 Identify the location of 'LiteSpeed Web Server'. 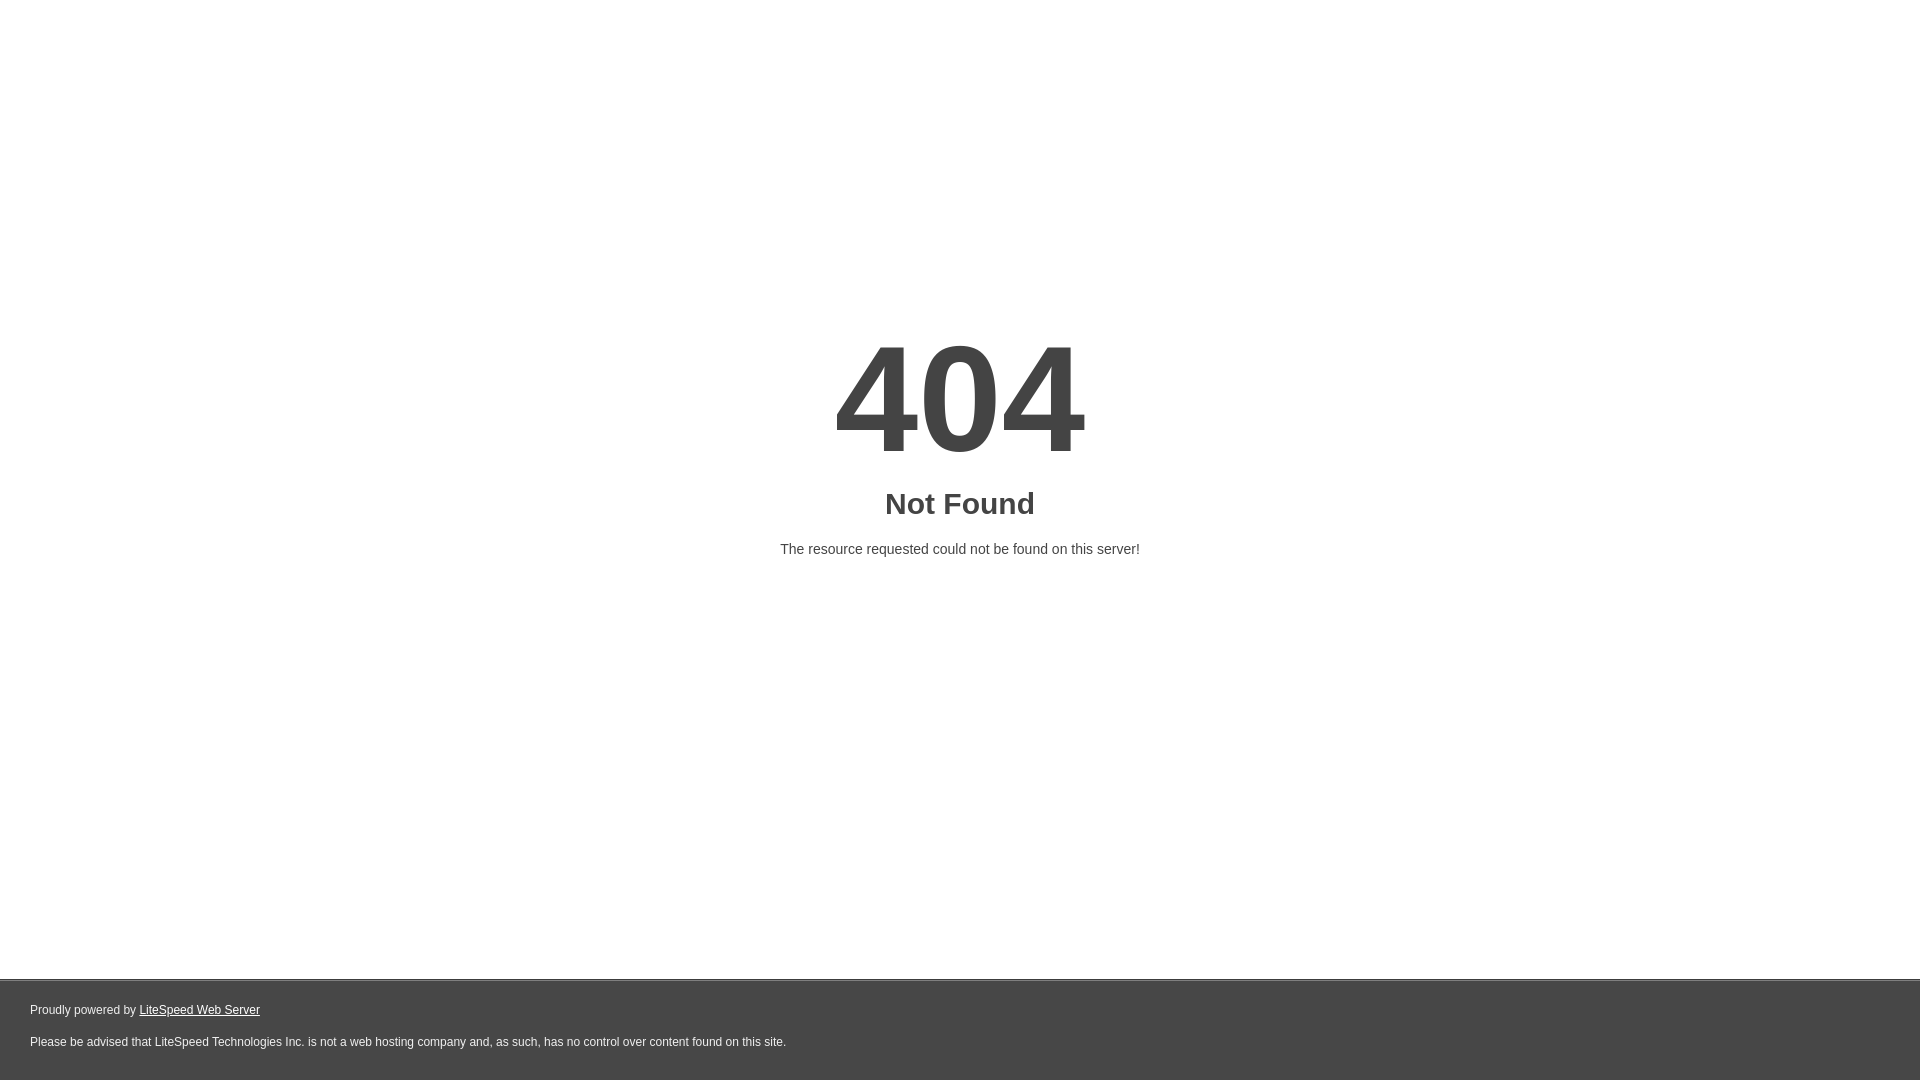
(199, 1010).